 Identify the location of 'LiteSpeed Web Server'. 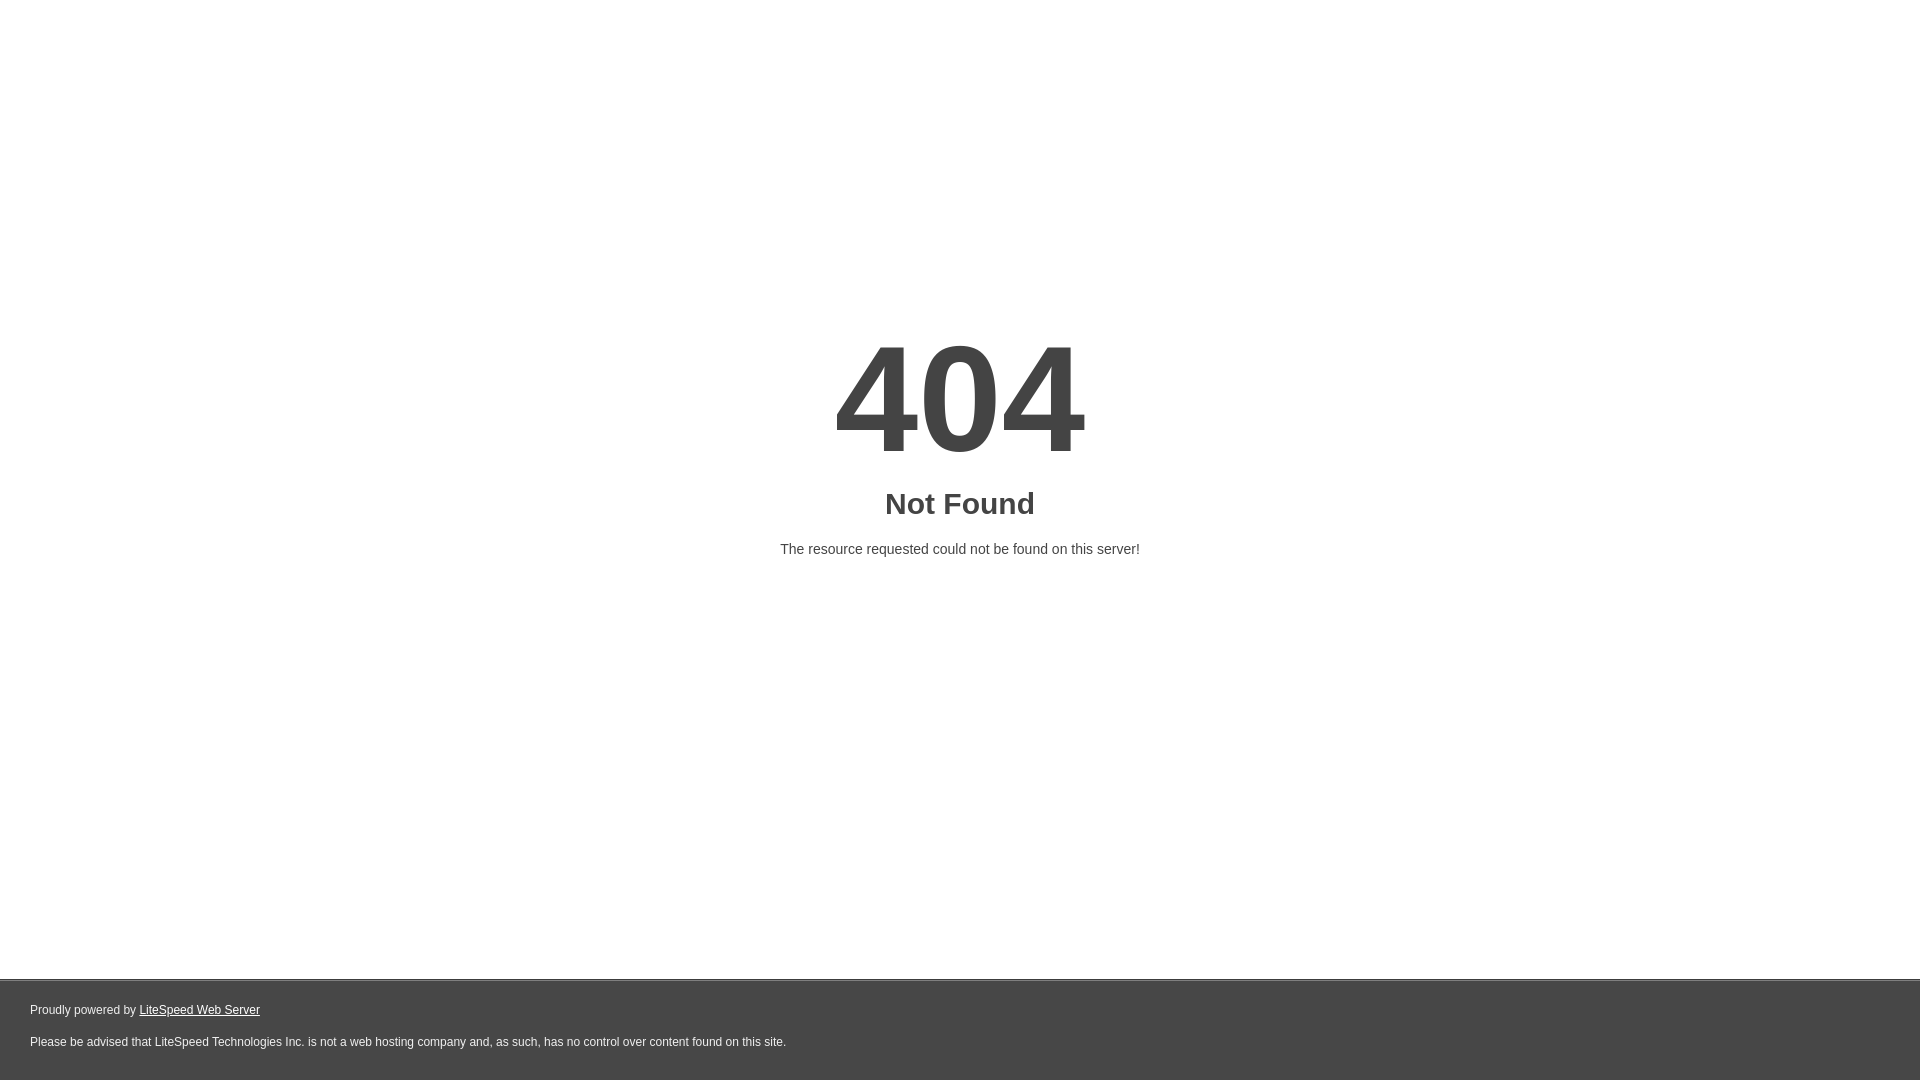
(199, 1010).